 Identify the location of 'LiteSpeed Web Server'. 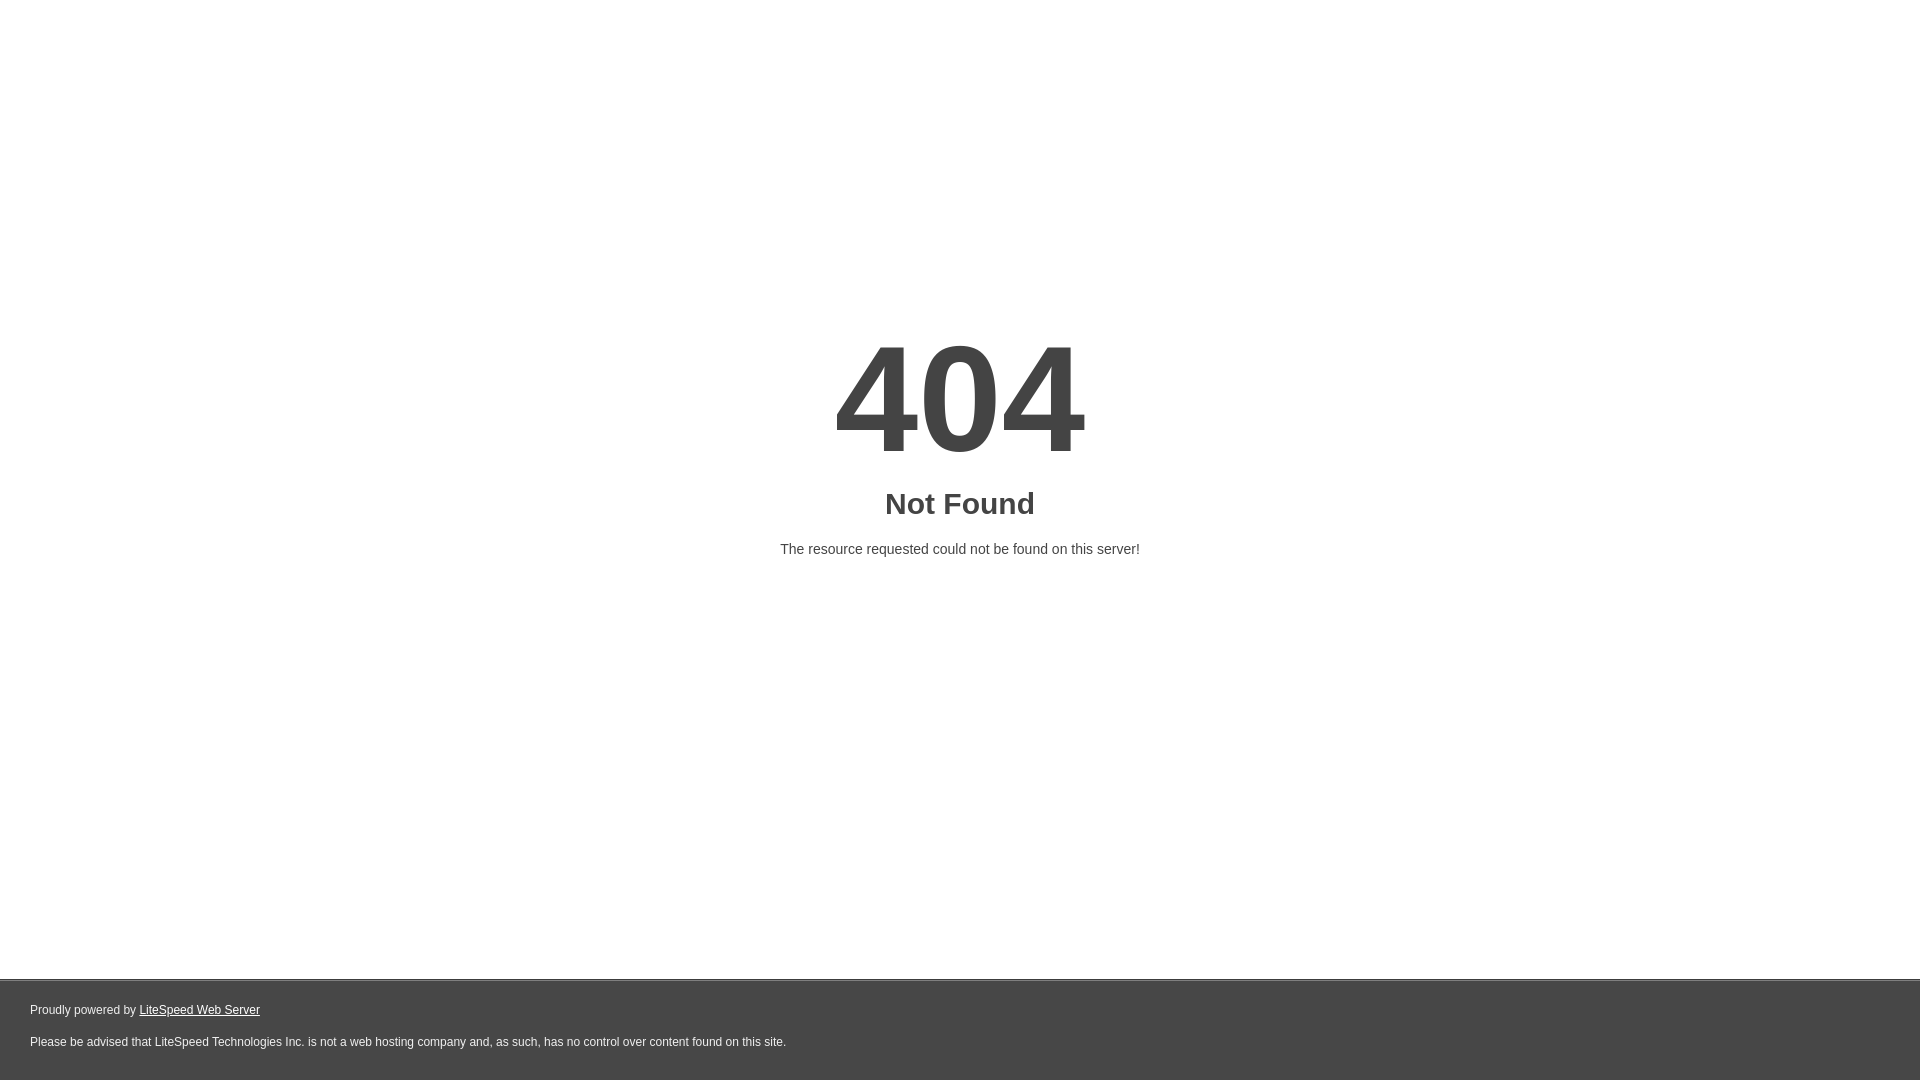
(199, 1010).